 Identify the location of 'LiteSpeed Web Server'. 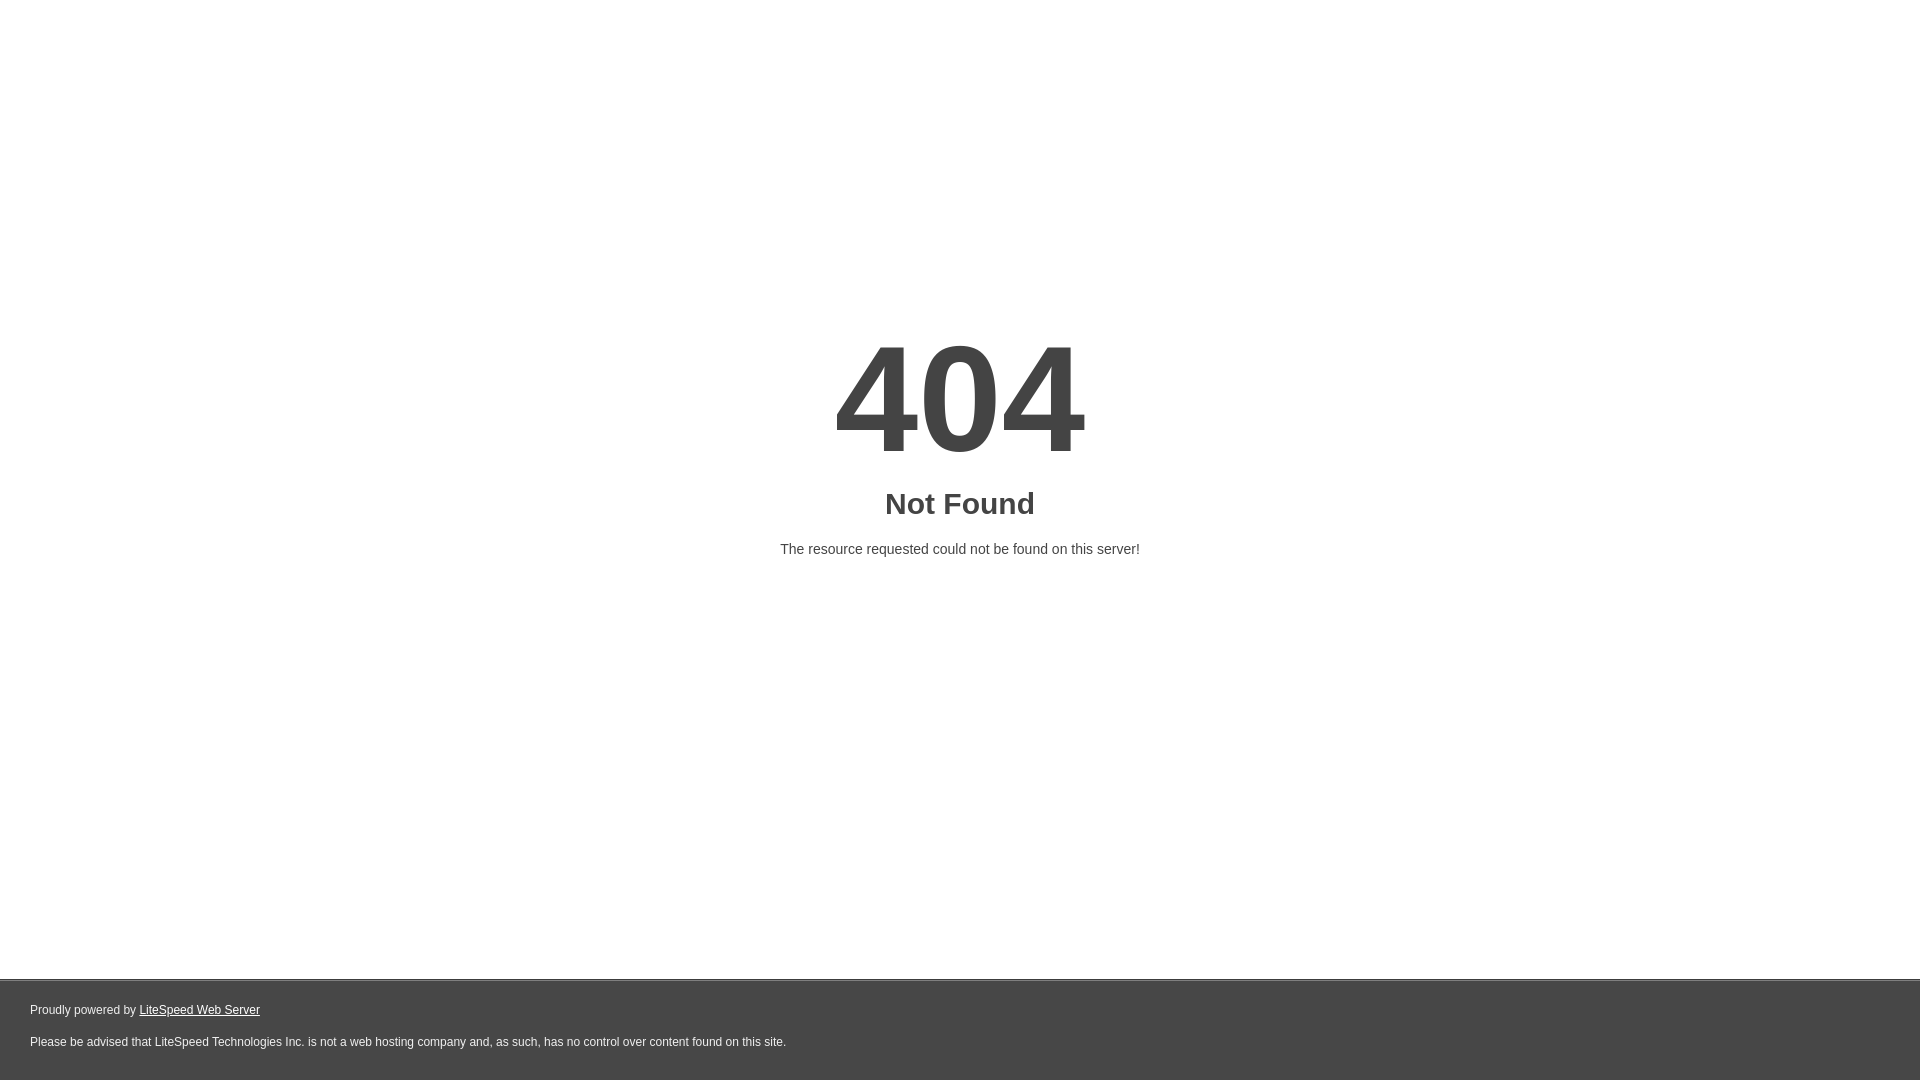
(199, 1010).